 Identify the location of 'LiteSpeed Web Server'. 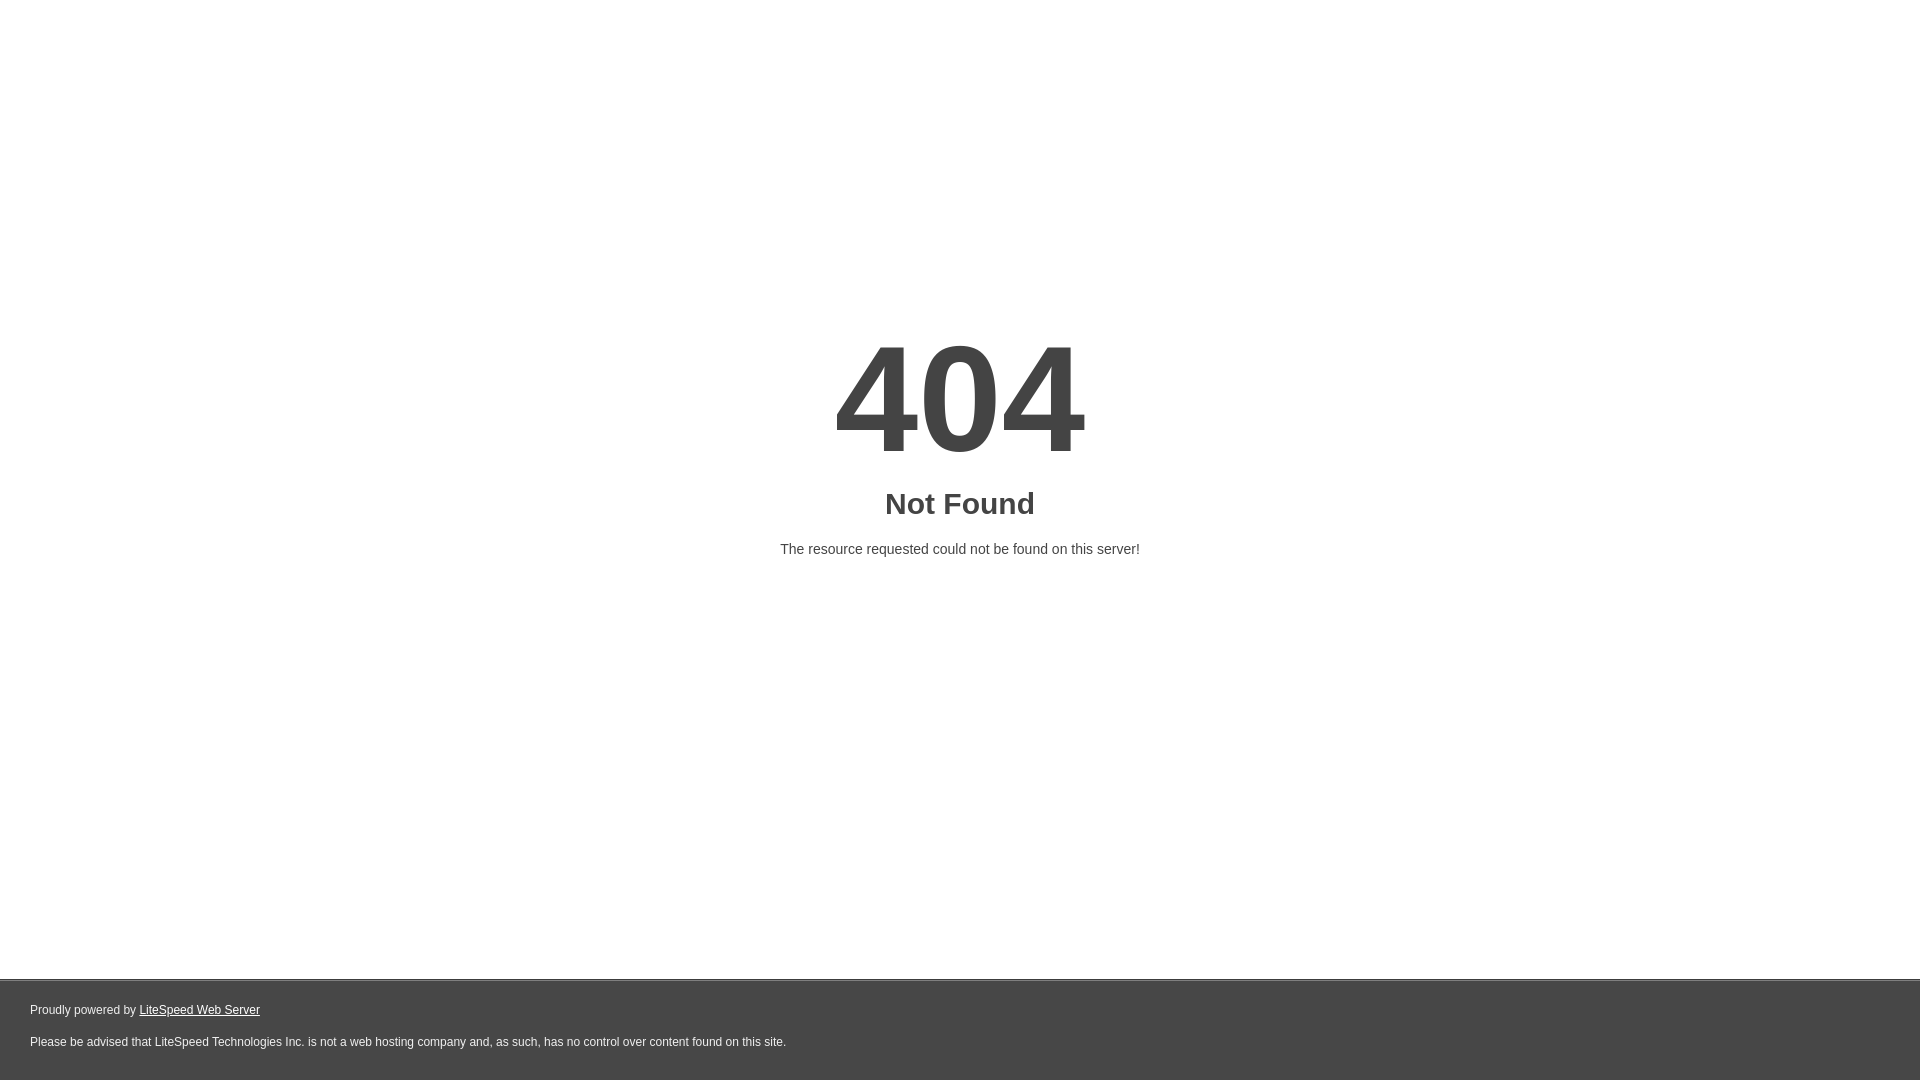
(199, 1010).